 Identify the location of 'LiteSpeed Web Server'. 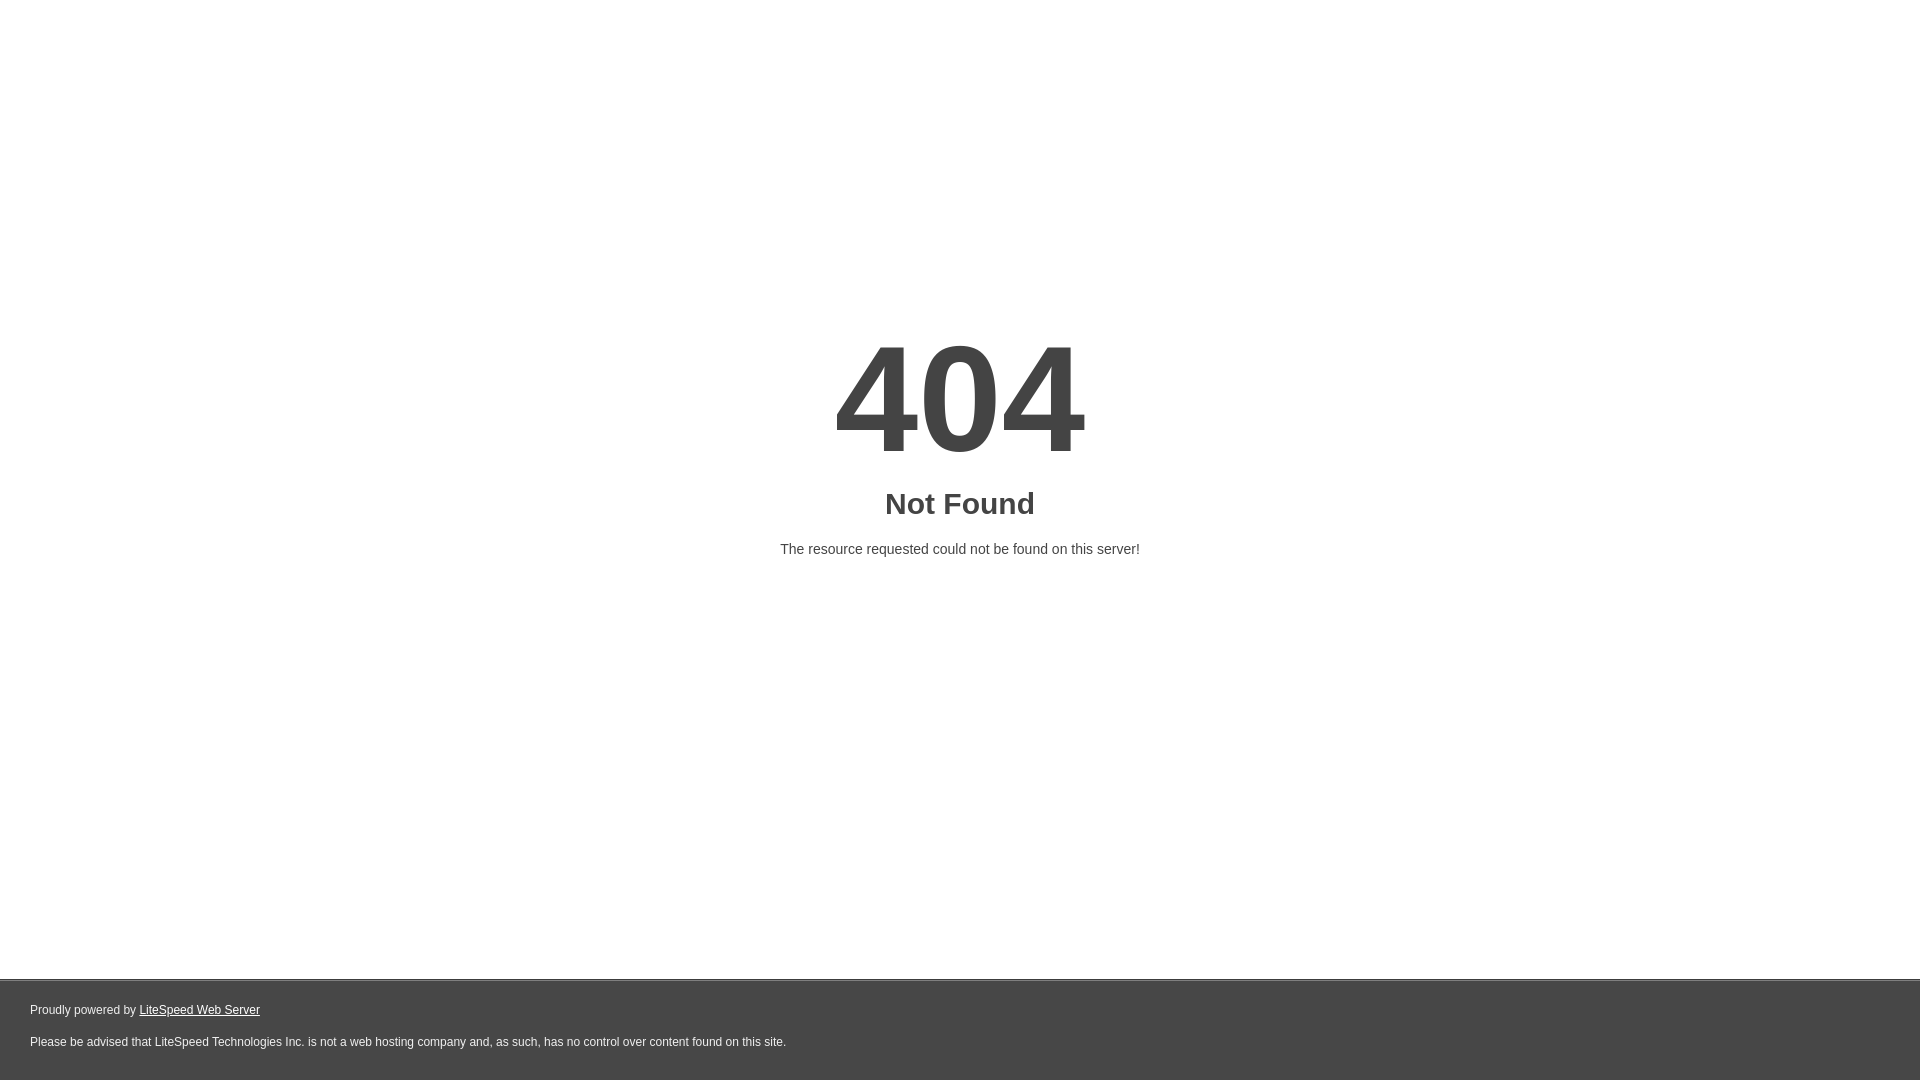
(199, 1010).